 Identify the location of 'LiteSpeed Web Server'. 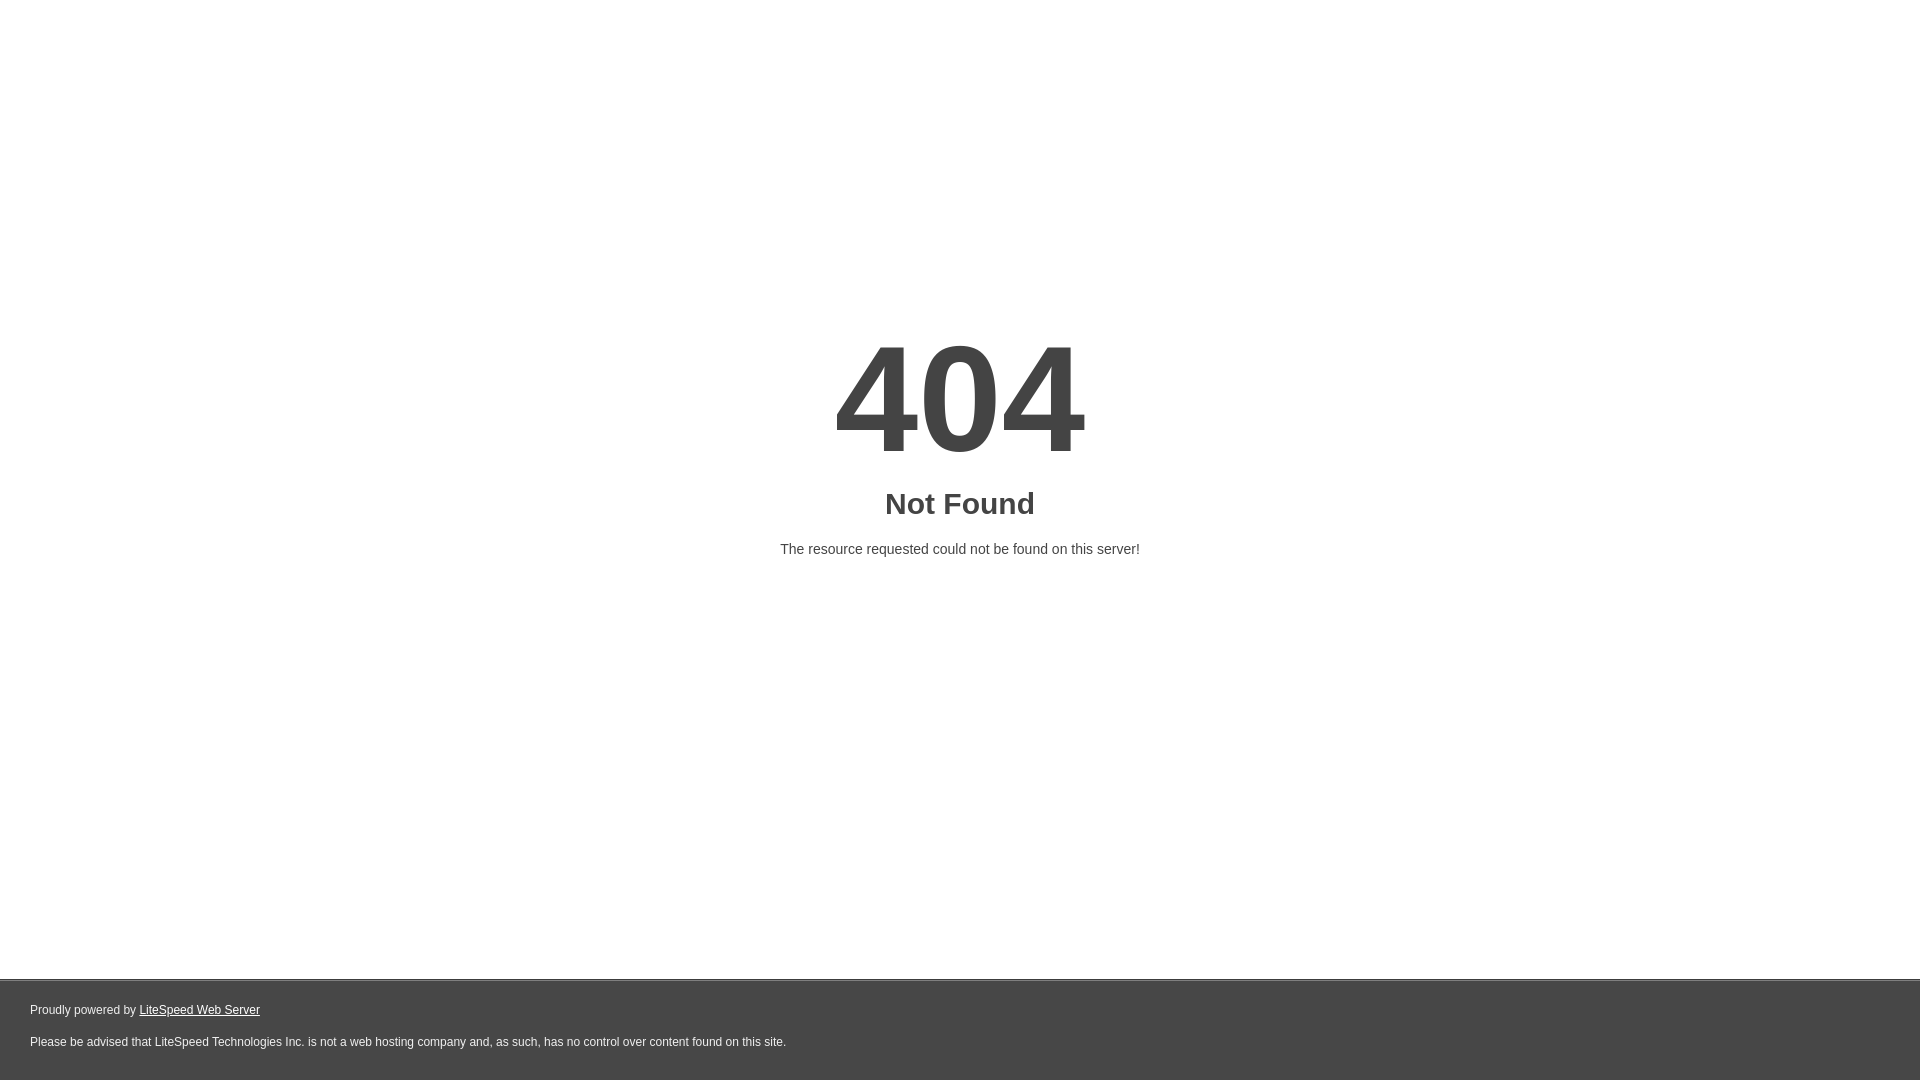
(199, 1010).